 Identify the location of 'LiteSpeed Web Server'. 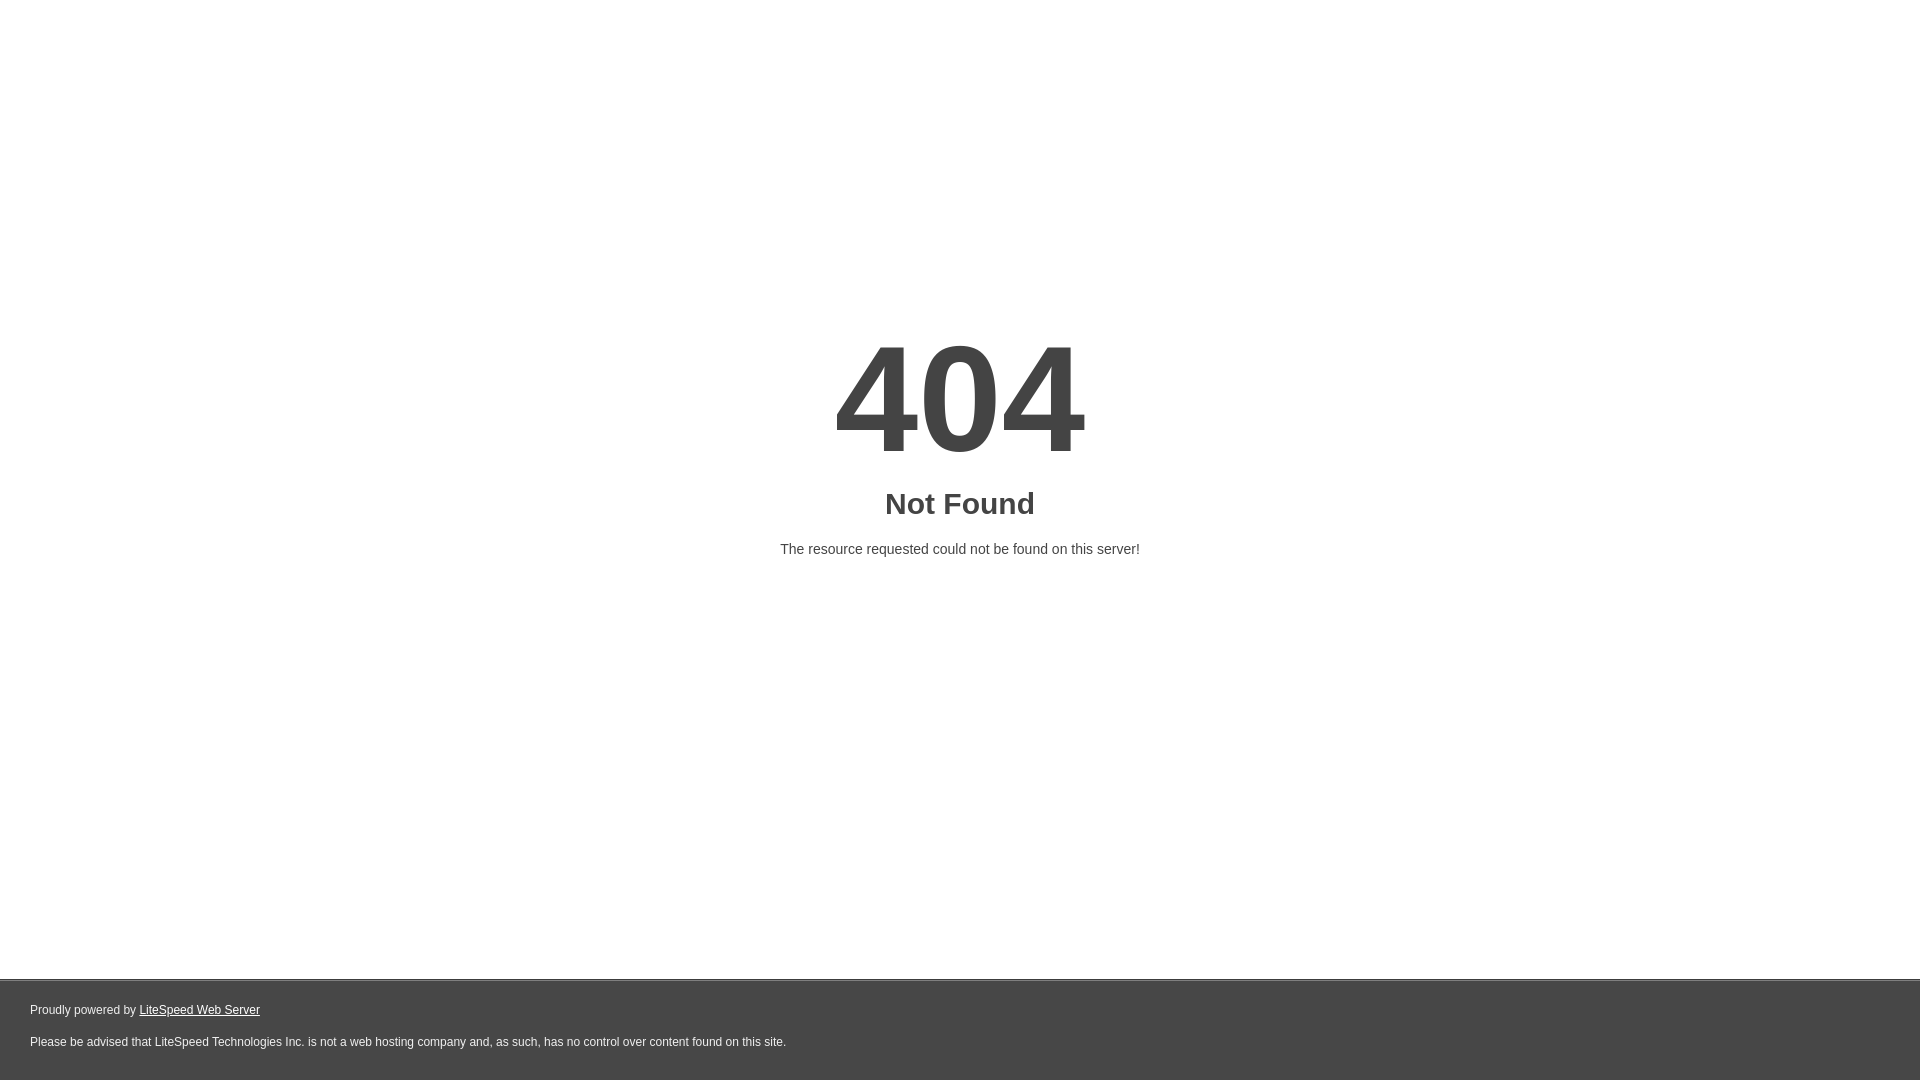
(199, 1010).